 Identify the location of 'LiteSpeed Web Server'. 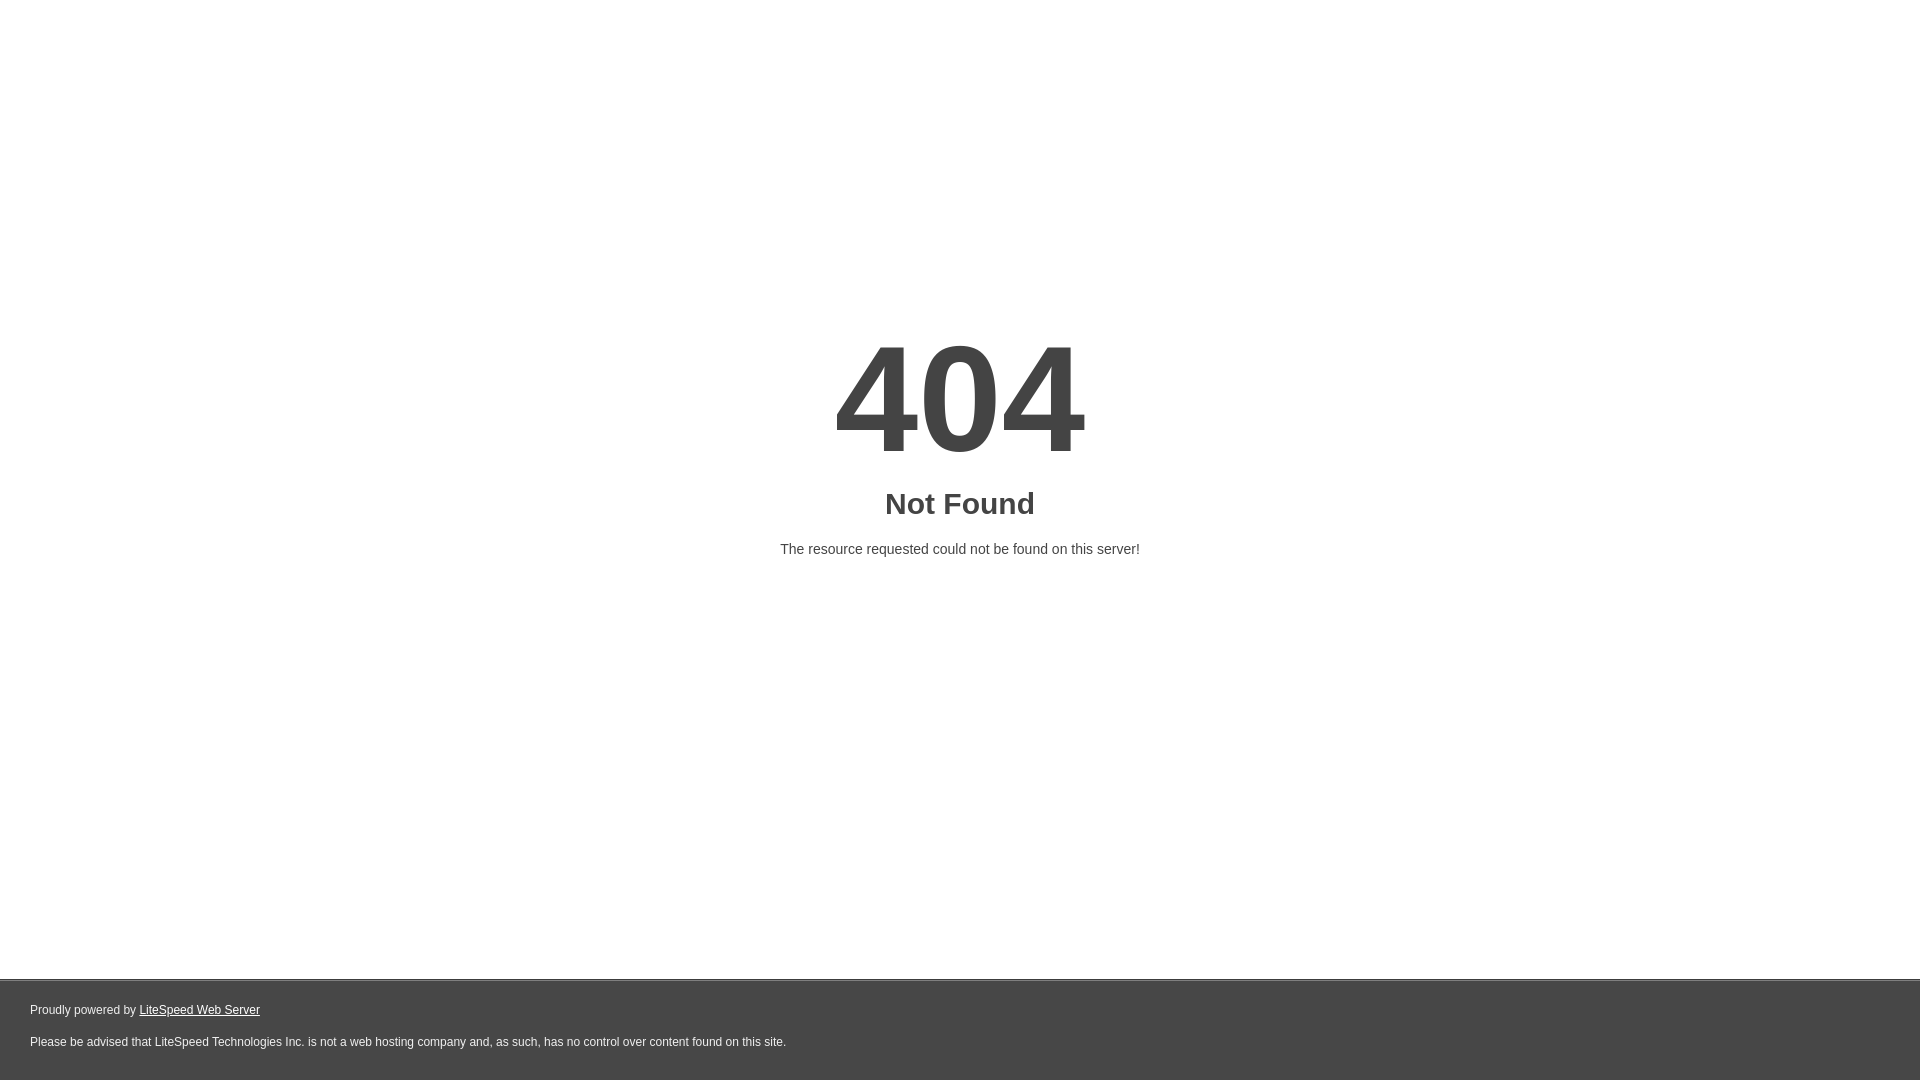
(199, 1010).